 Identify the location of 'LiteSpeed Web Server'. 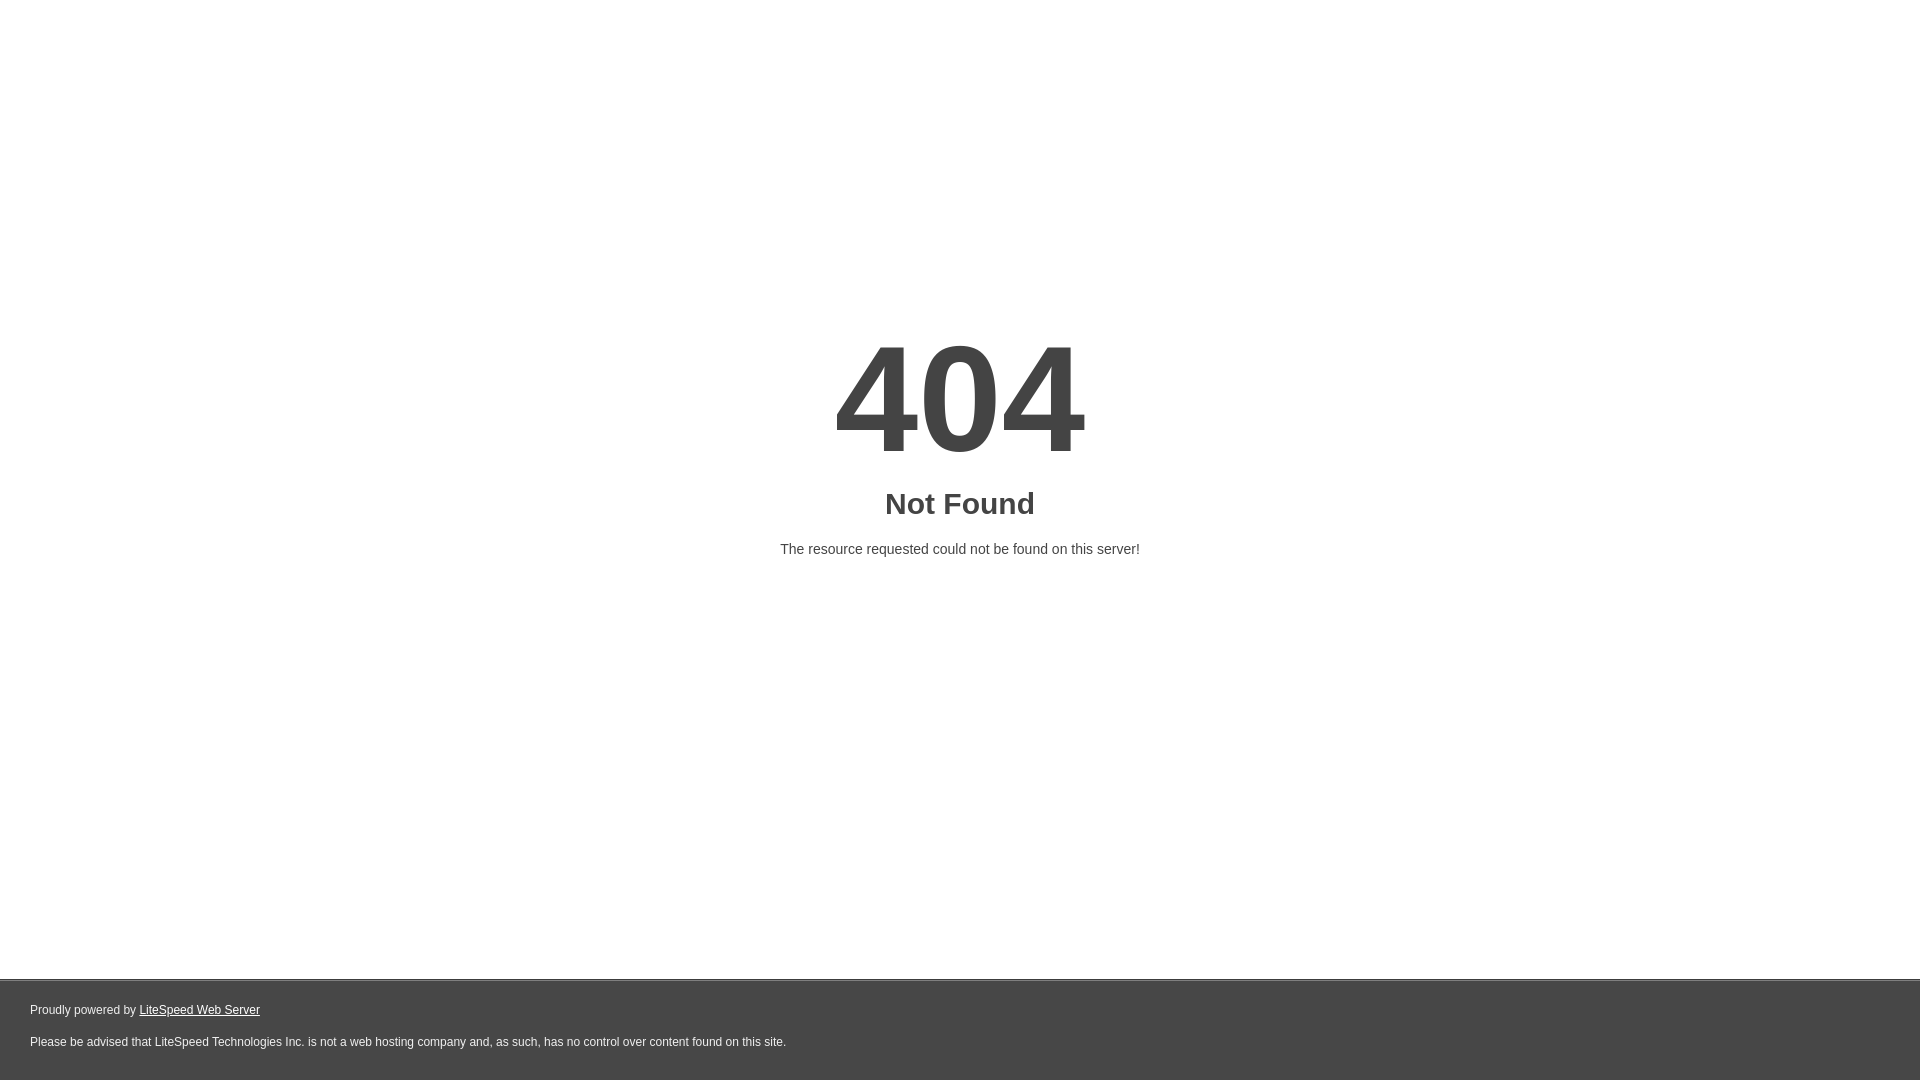
(199, 1010).